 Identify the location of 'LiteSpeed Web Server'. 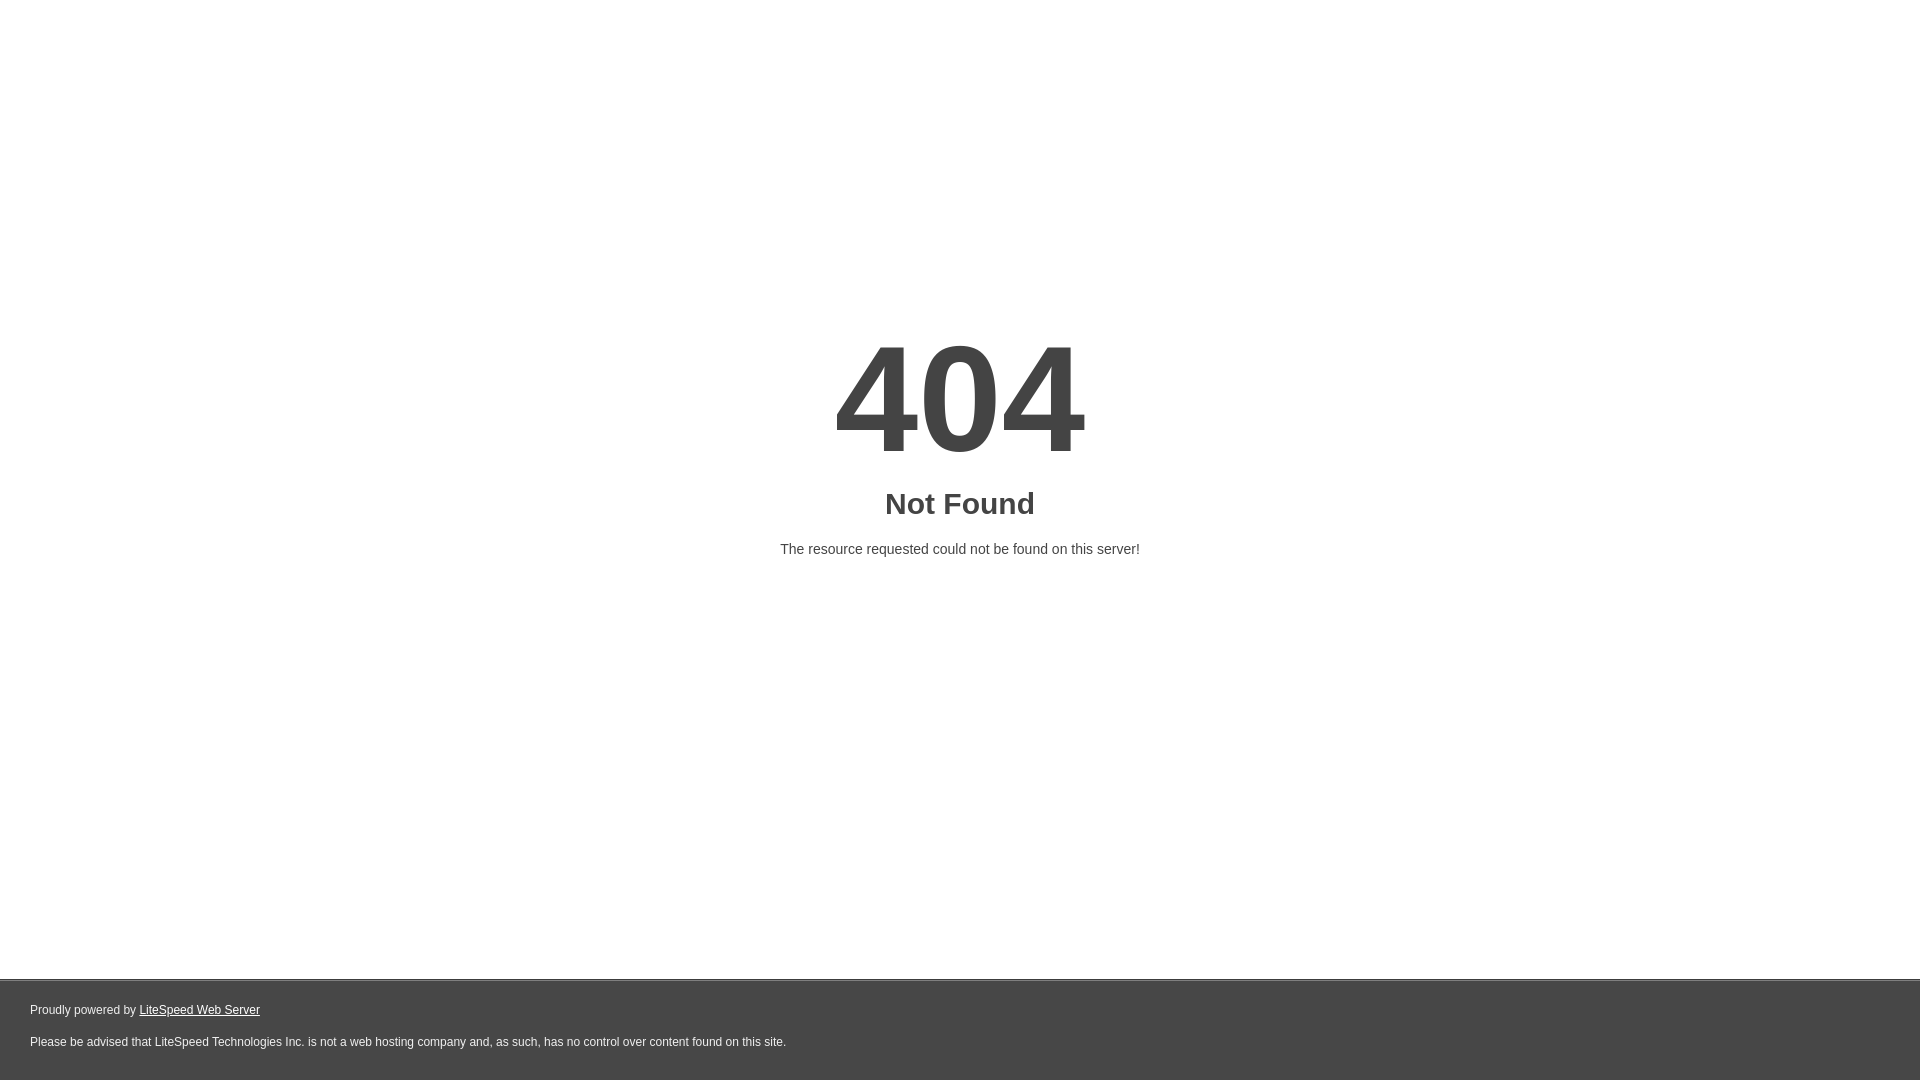
(199, 1010).